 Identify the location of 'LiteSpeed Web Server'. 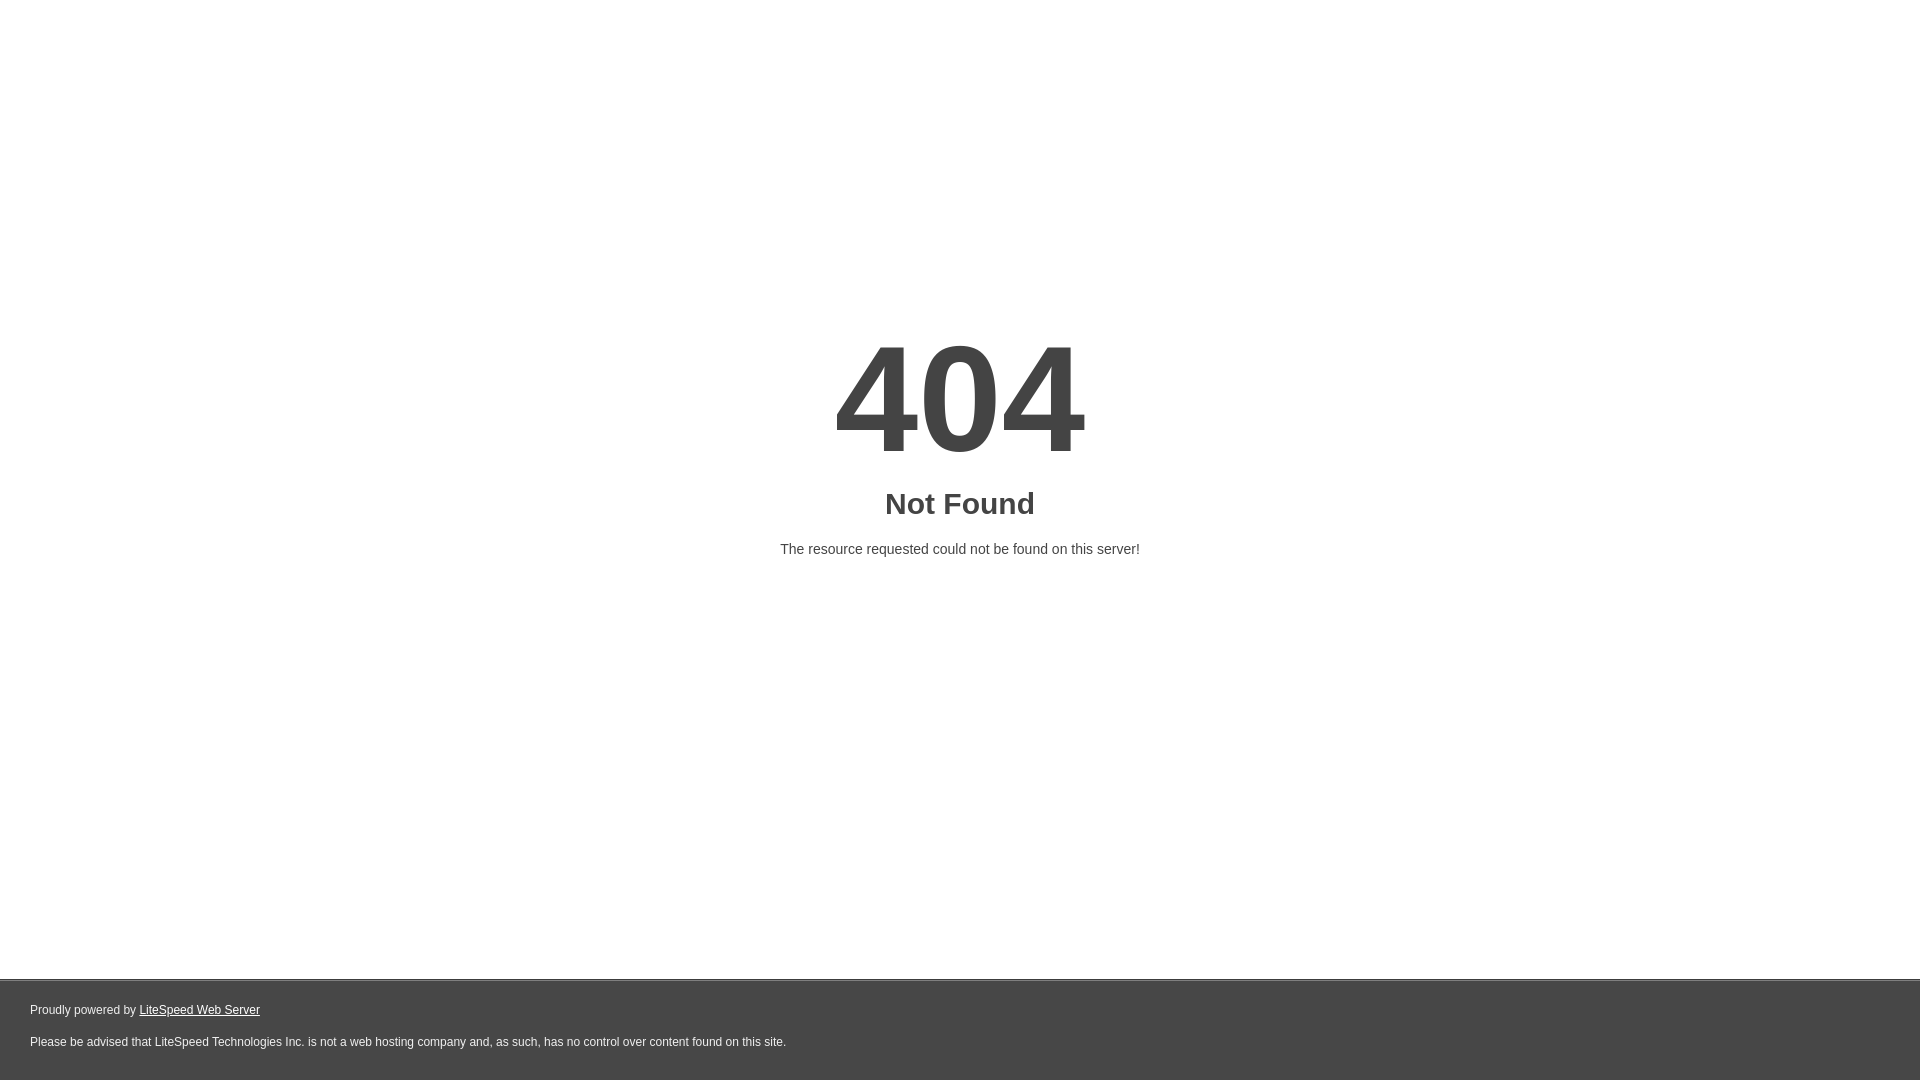
(199, 1010).